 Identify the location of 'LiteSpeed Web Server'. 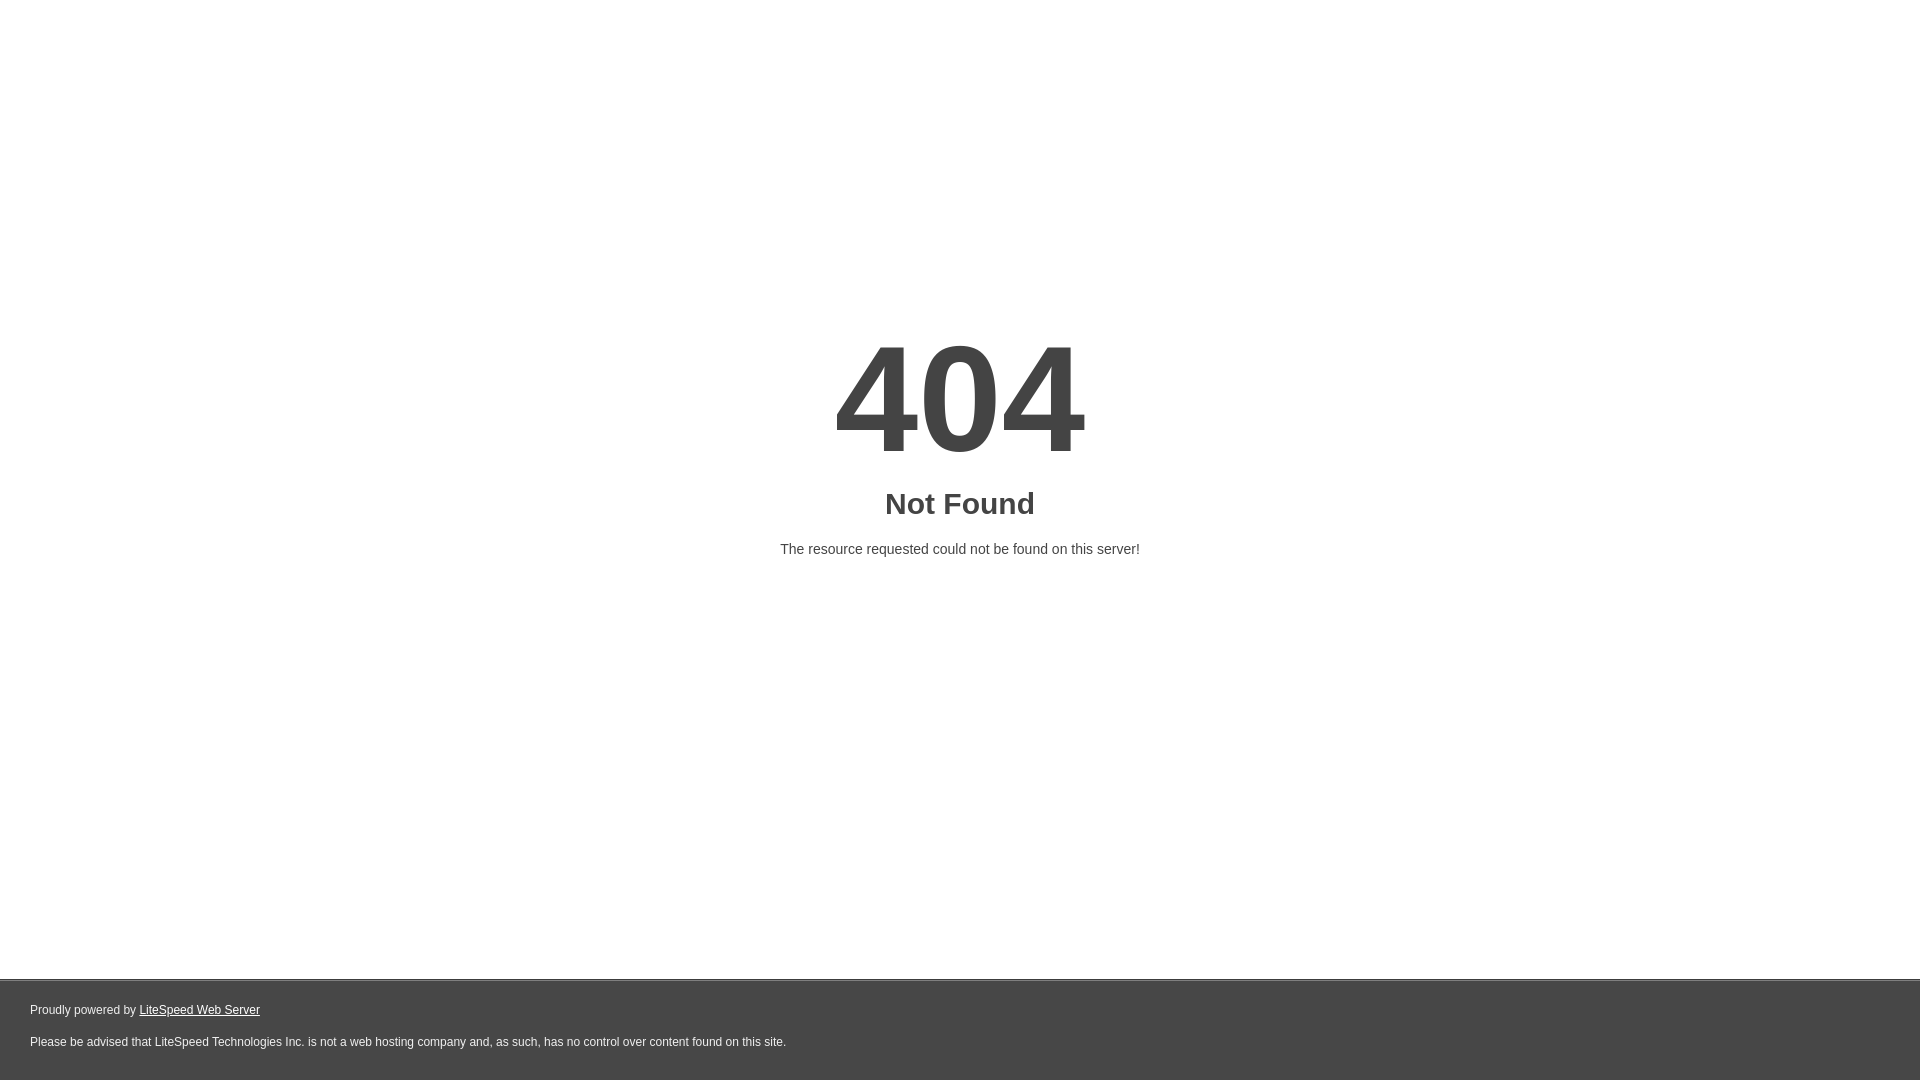
(199, 1010).